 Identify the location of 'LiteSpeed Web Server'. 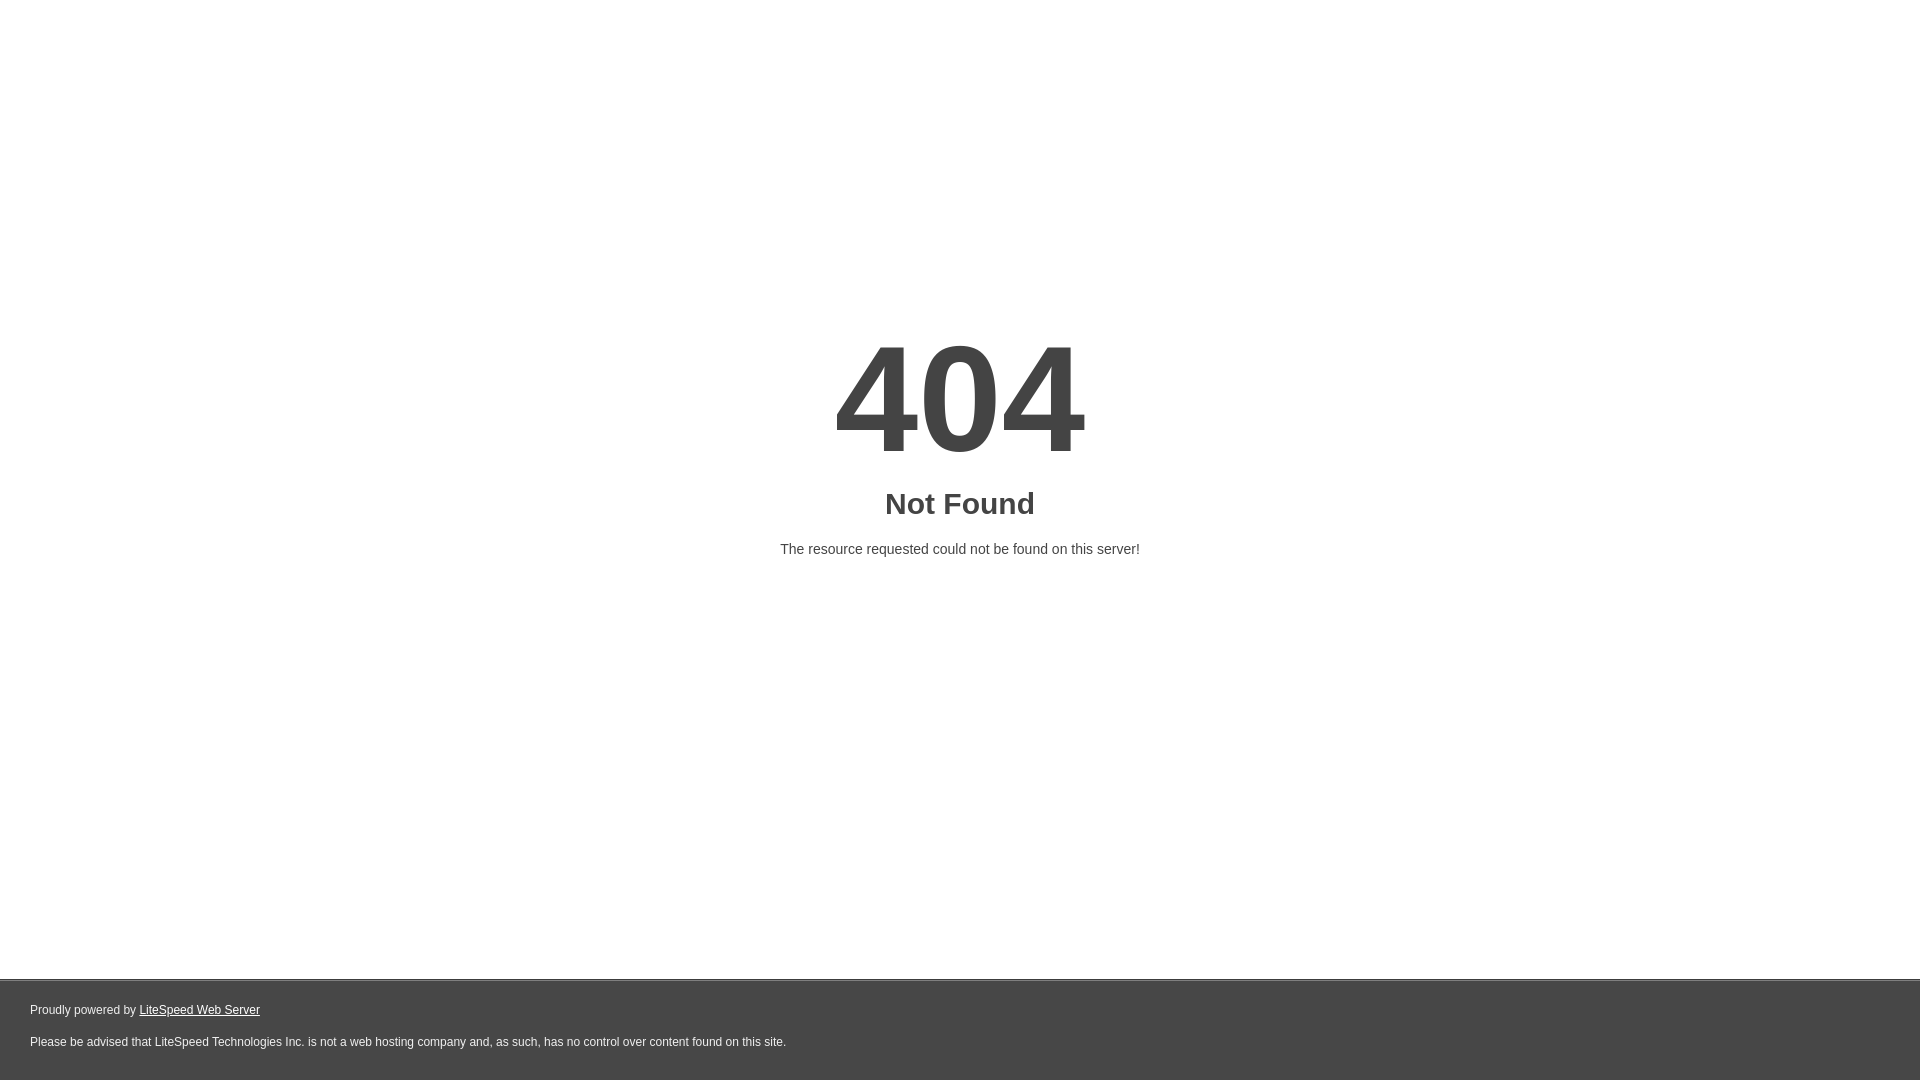
(199, 1010).